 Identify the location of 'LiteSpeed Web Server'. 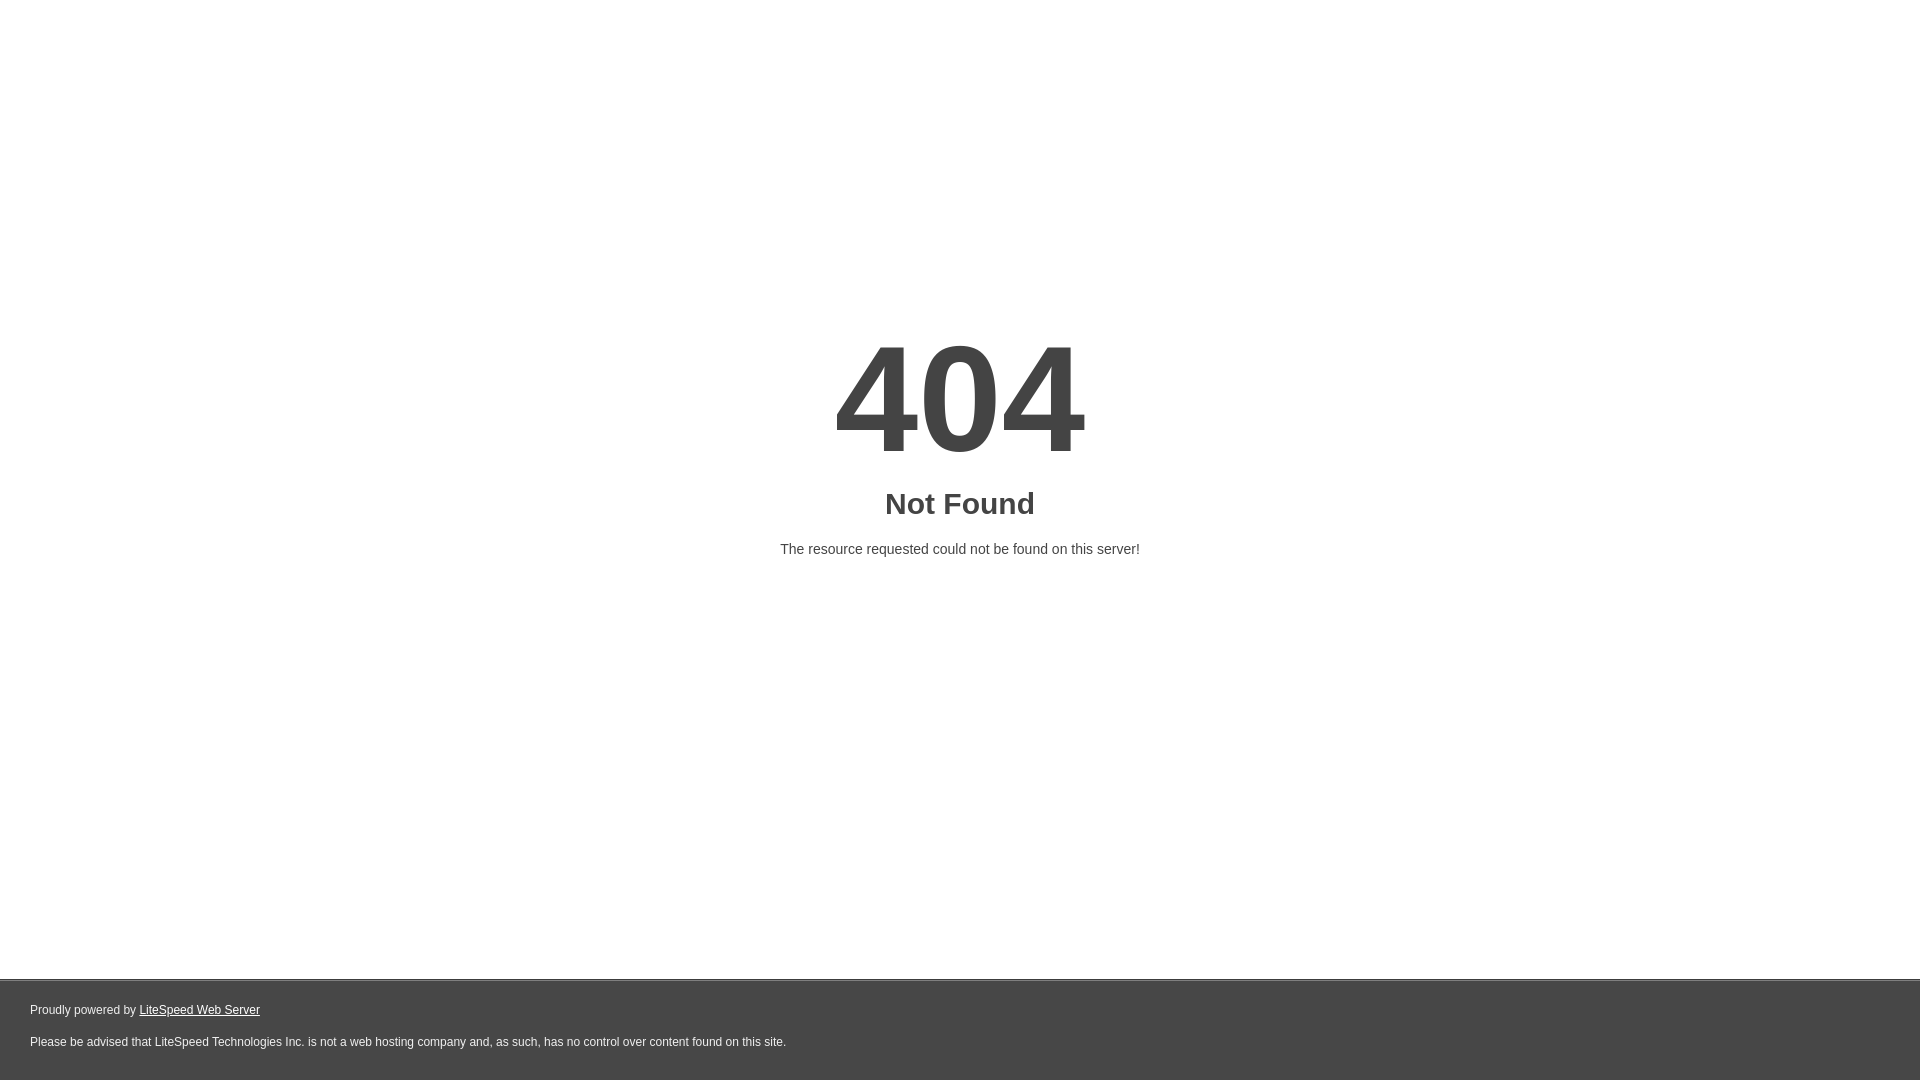
(199, 1010).